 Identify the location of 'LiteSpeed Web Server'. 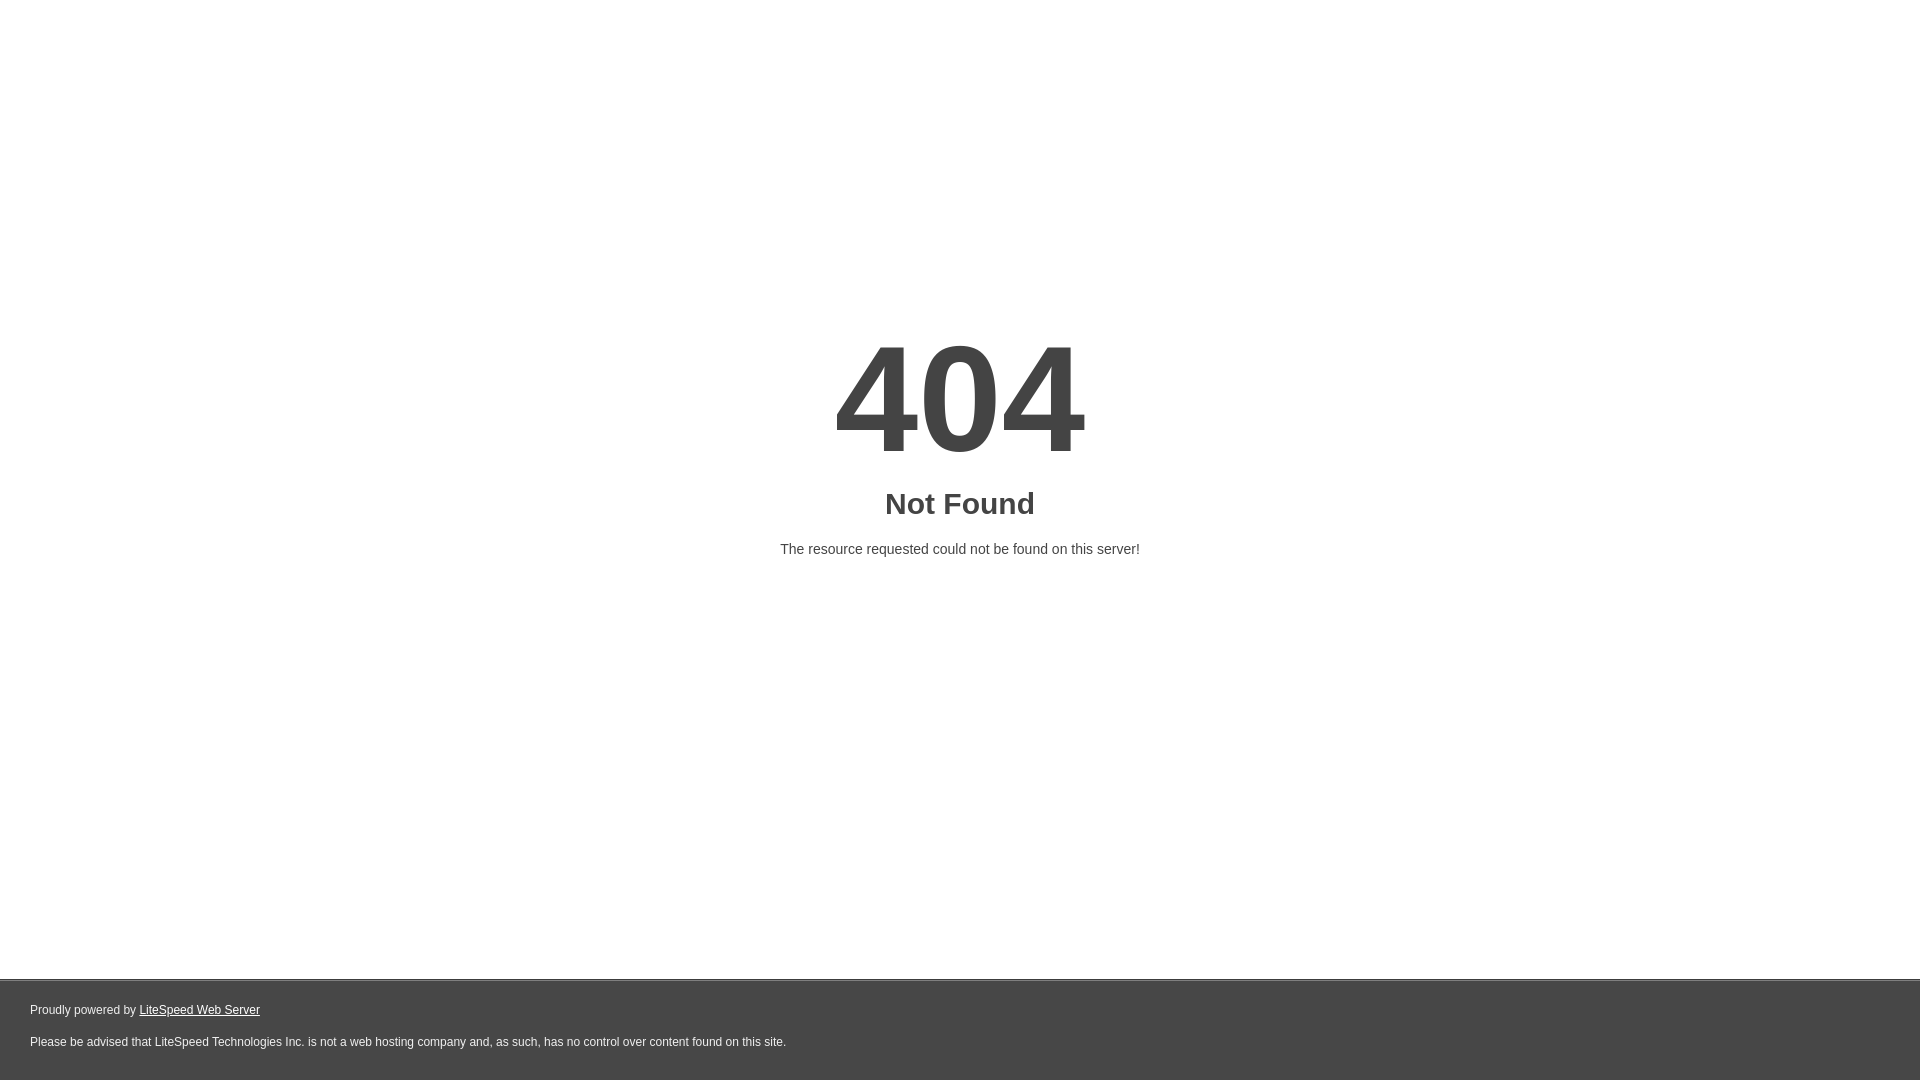
(199, 1010).